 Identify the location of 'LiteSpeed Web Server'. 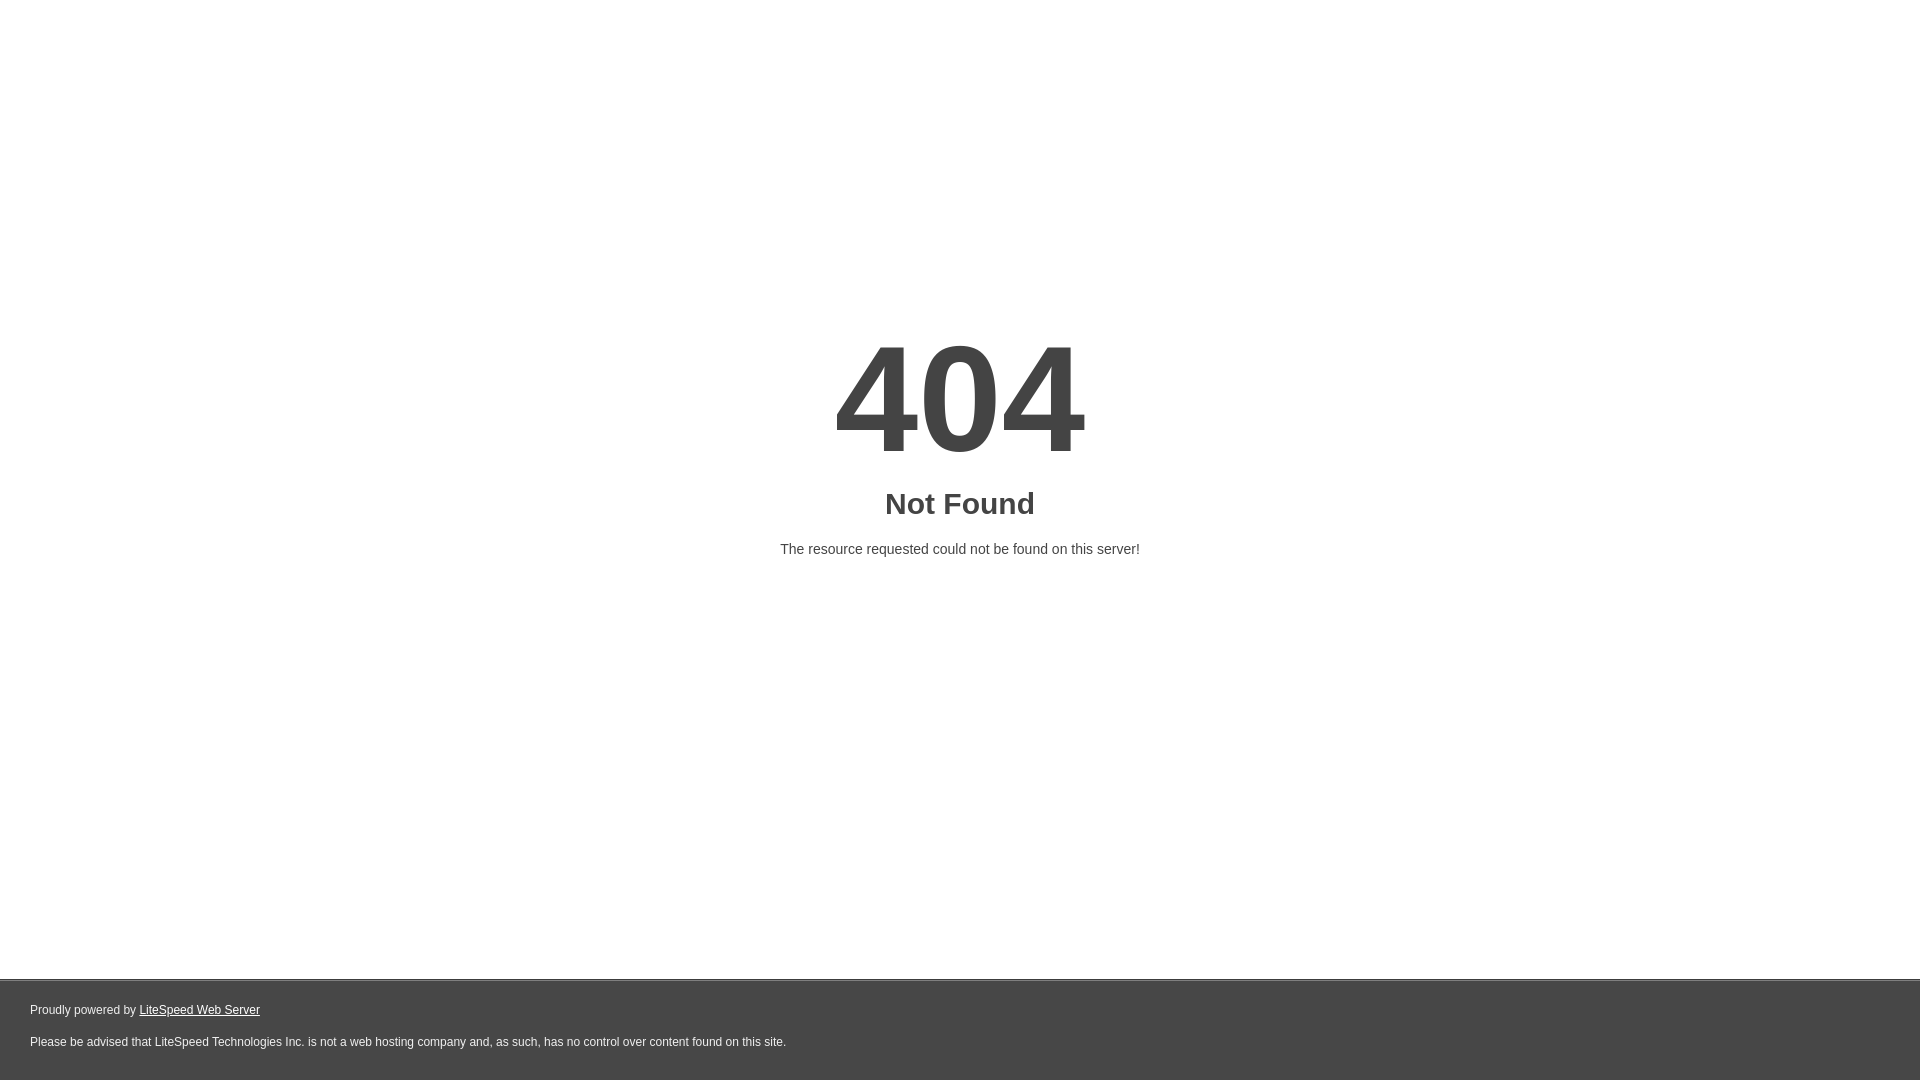
(199, 1010).